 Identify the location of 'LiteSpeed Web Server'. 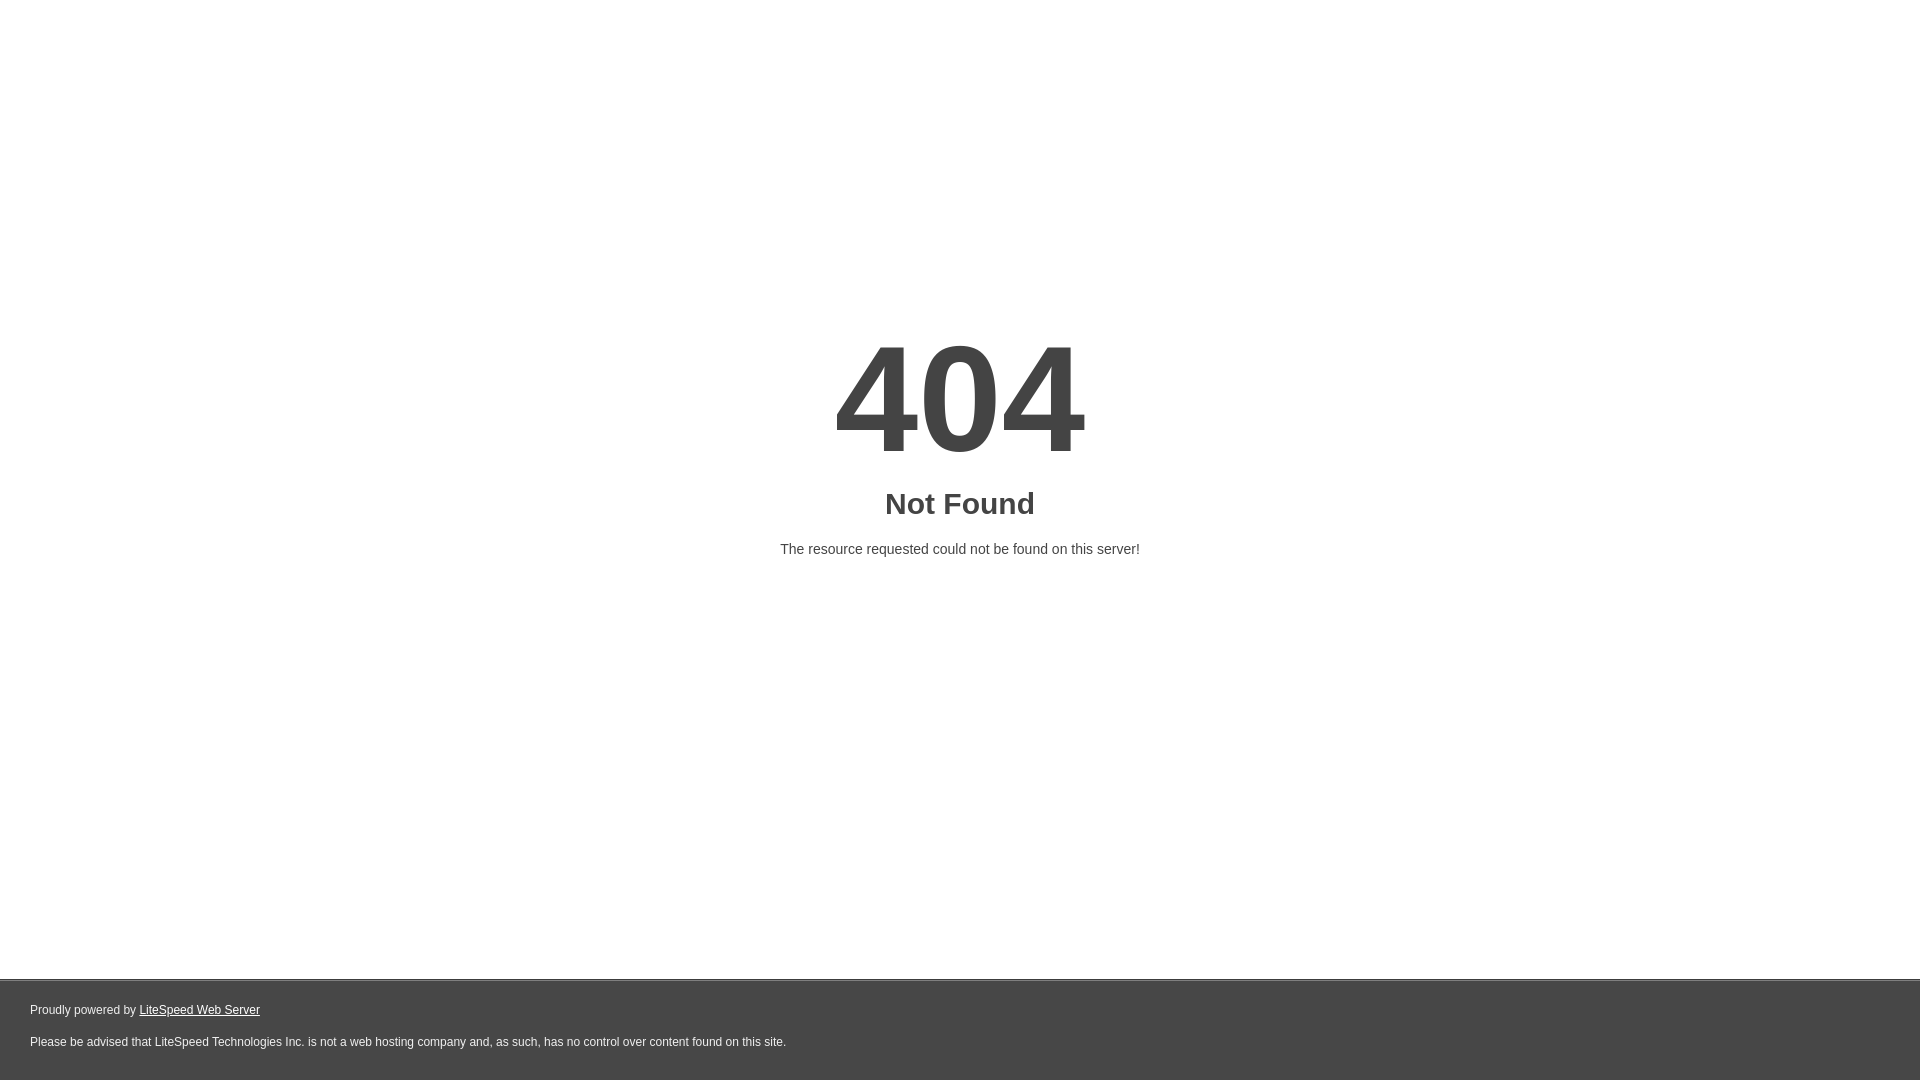
(199, 1010).